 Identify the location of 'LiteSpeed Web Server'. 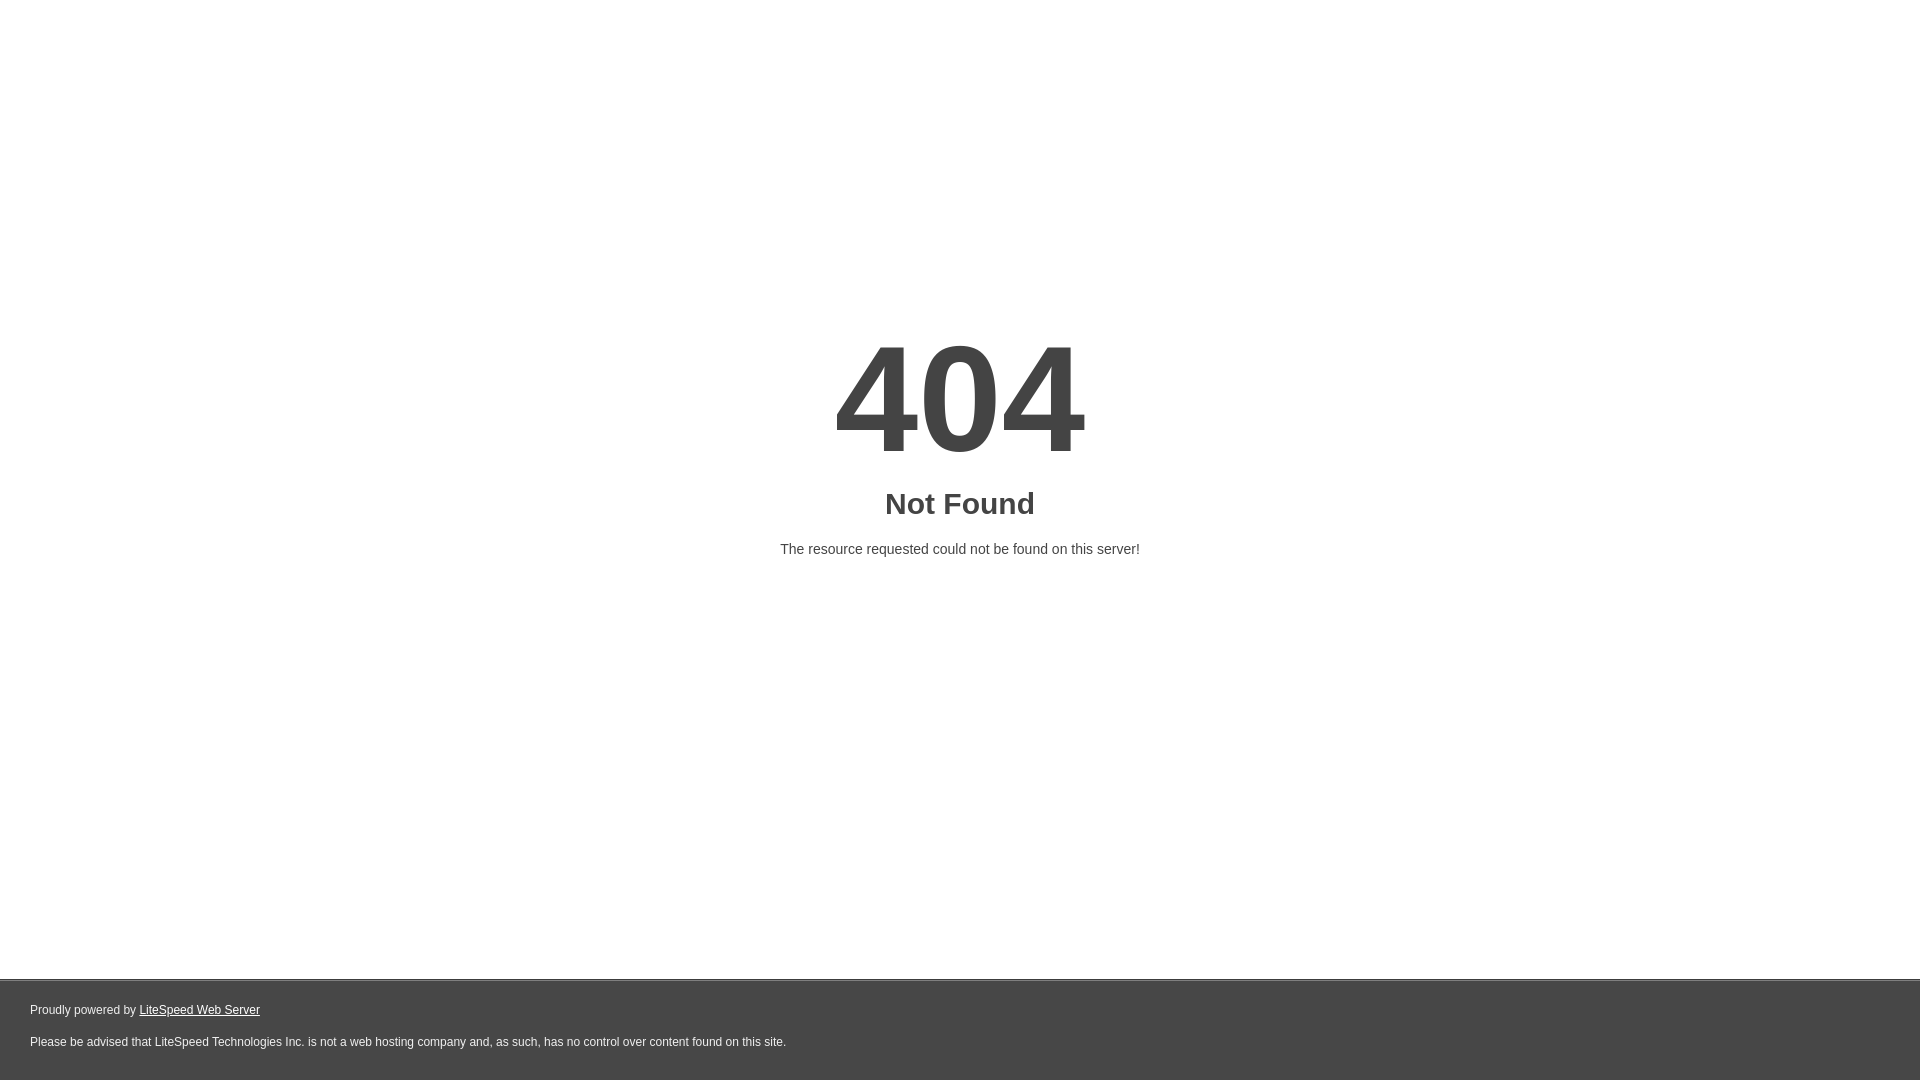
(199, 1010).